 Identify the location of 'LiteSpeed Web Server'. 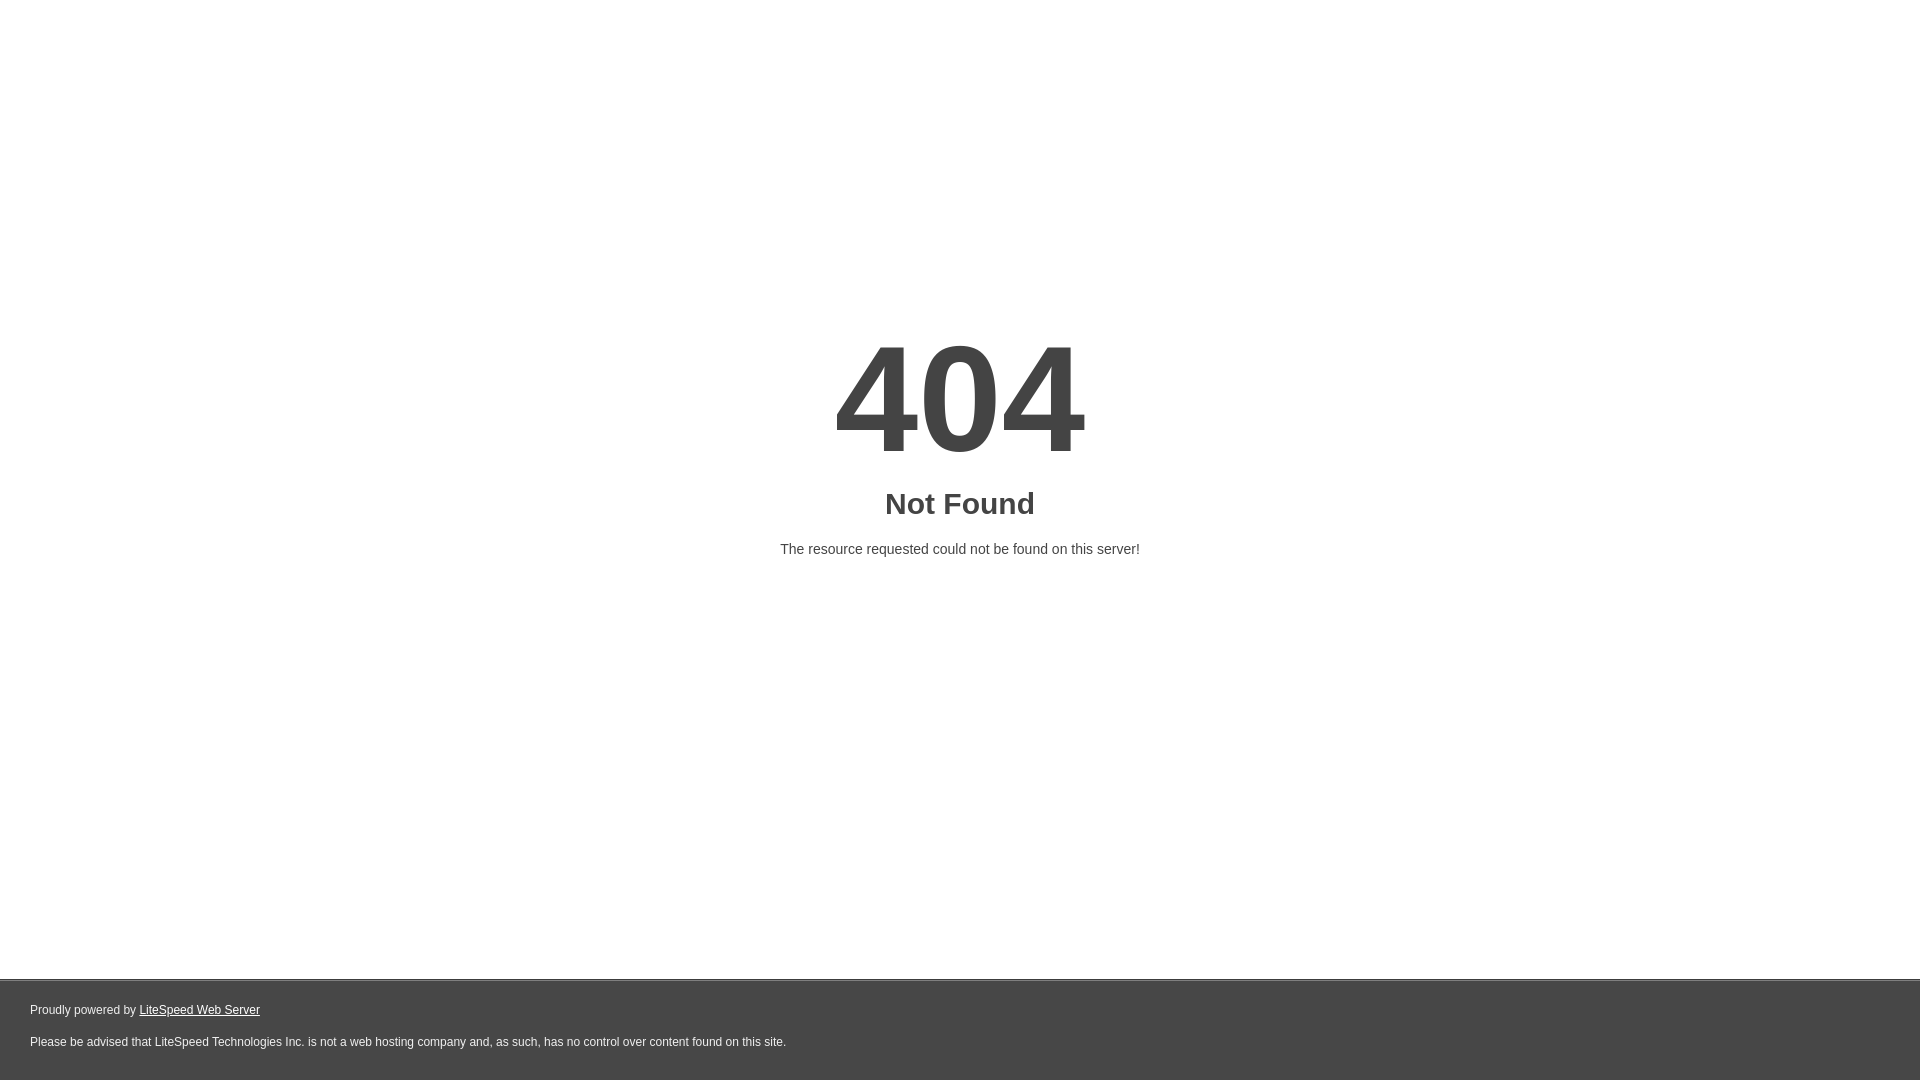
(199, 1010).